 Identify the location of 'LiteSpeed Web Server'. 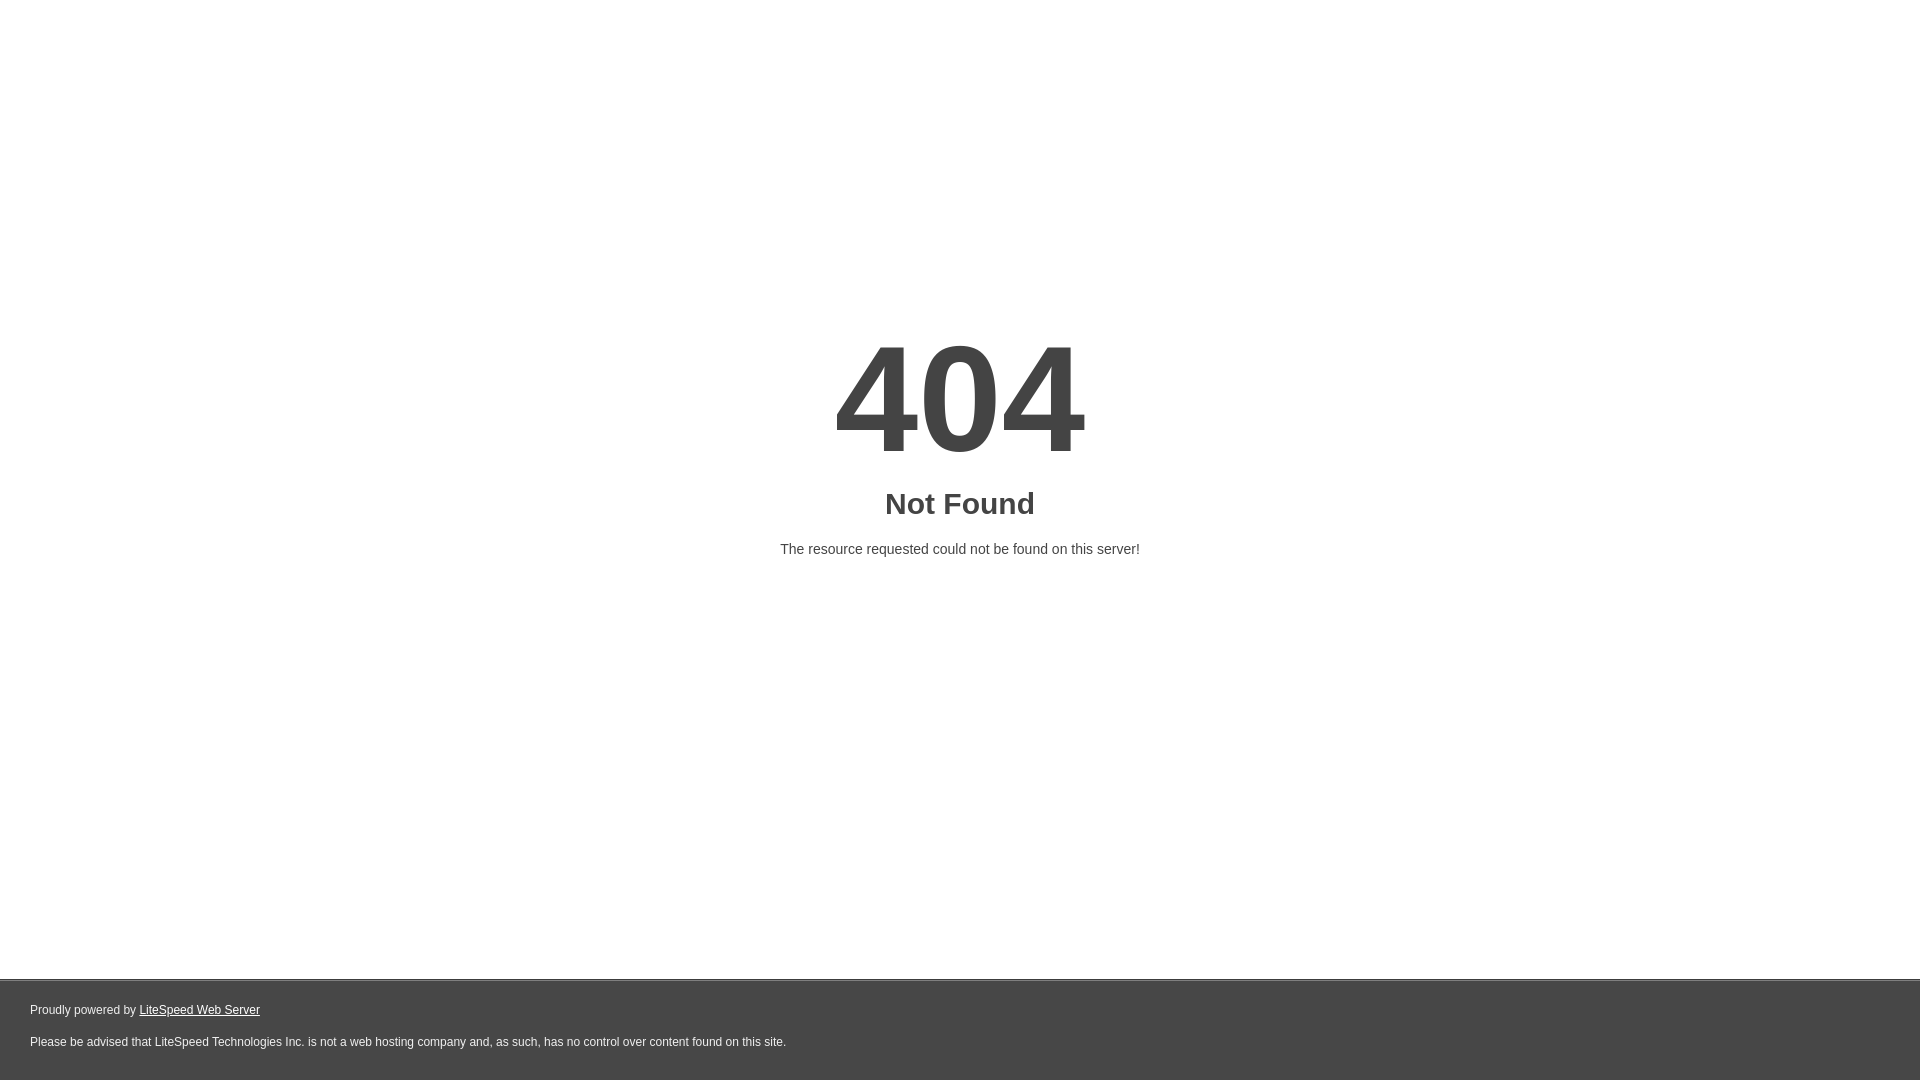
(199, 1010).